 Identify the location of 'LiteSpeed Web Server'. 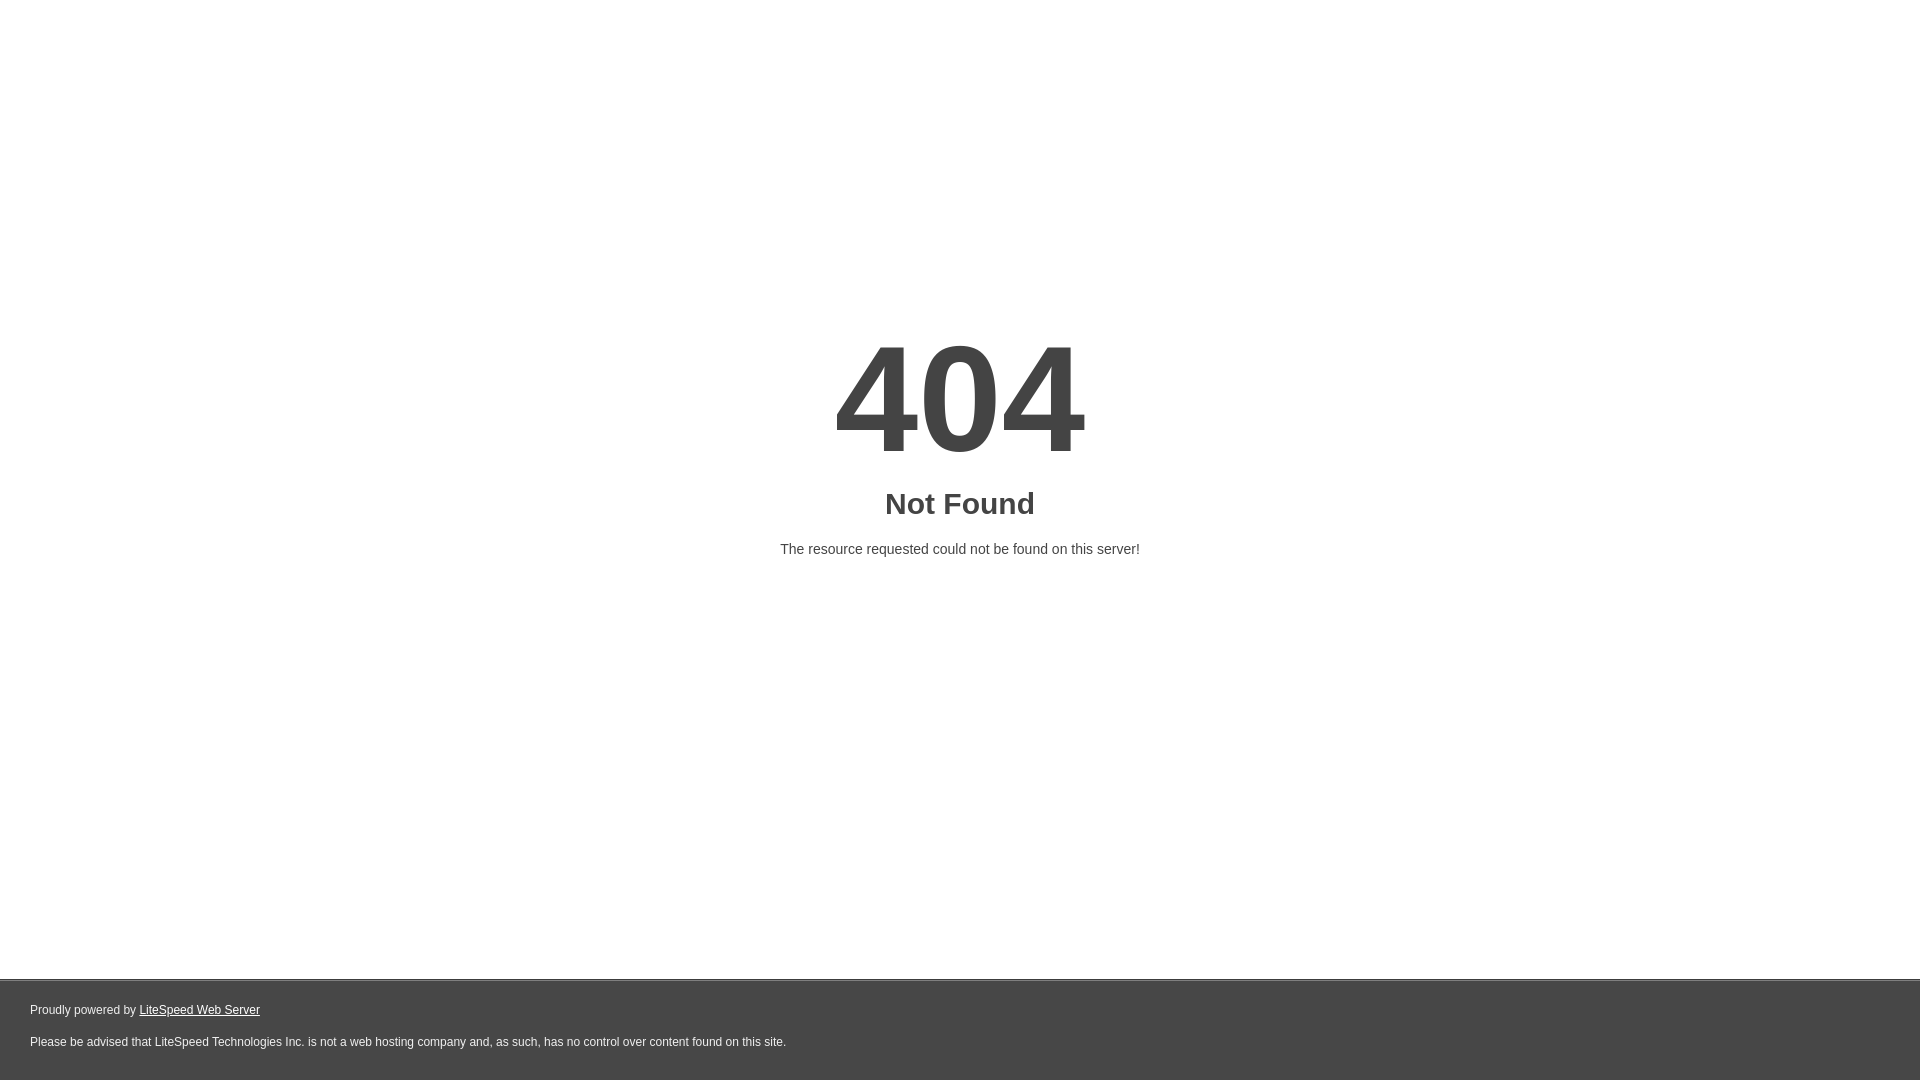
(199, 1010).